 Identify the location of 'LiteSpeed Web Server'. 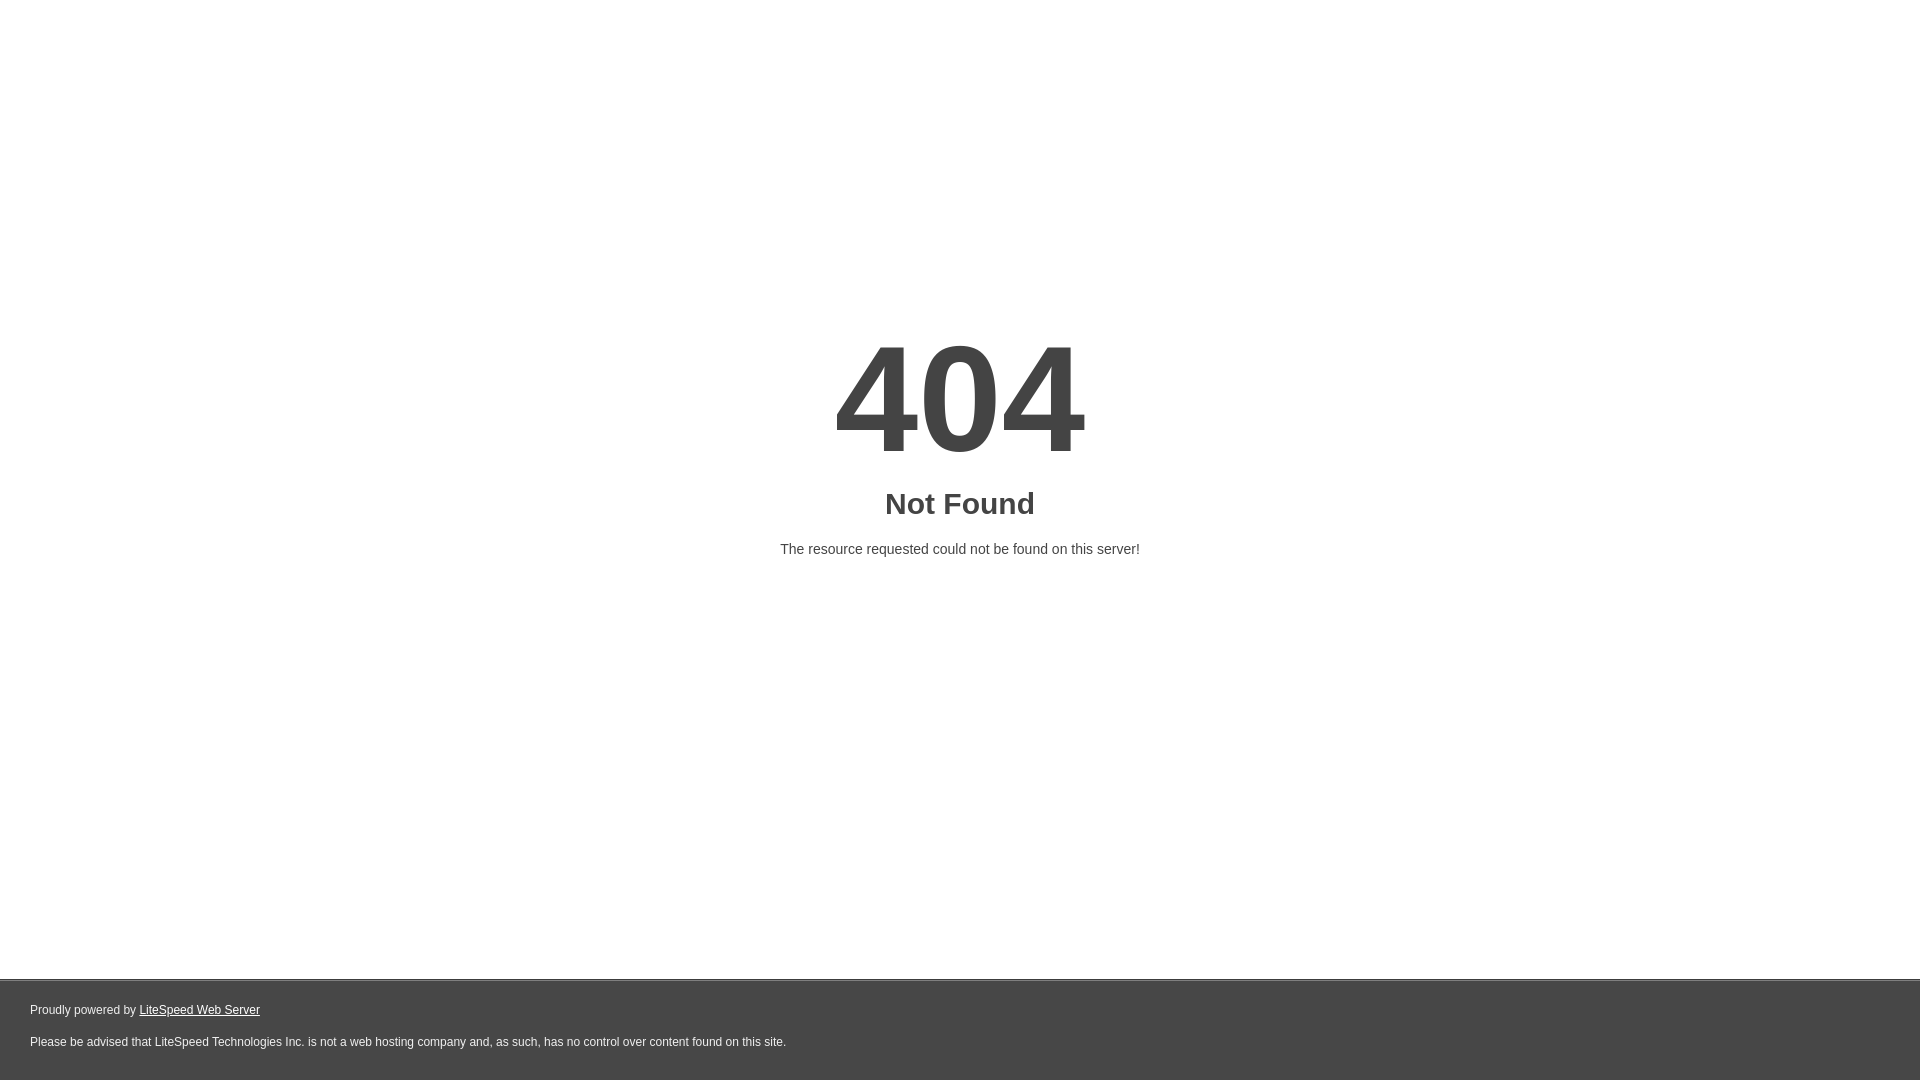
(199, 1010).